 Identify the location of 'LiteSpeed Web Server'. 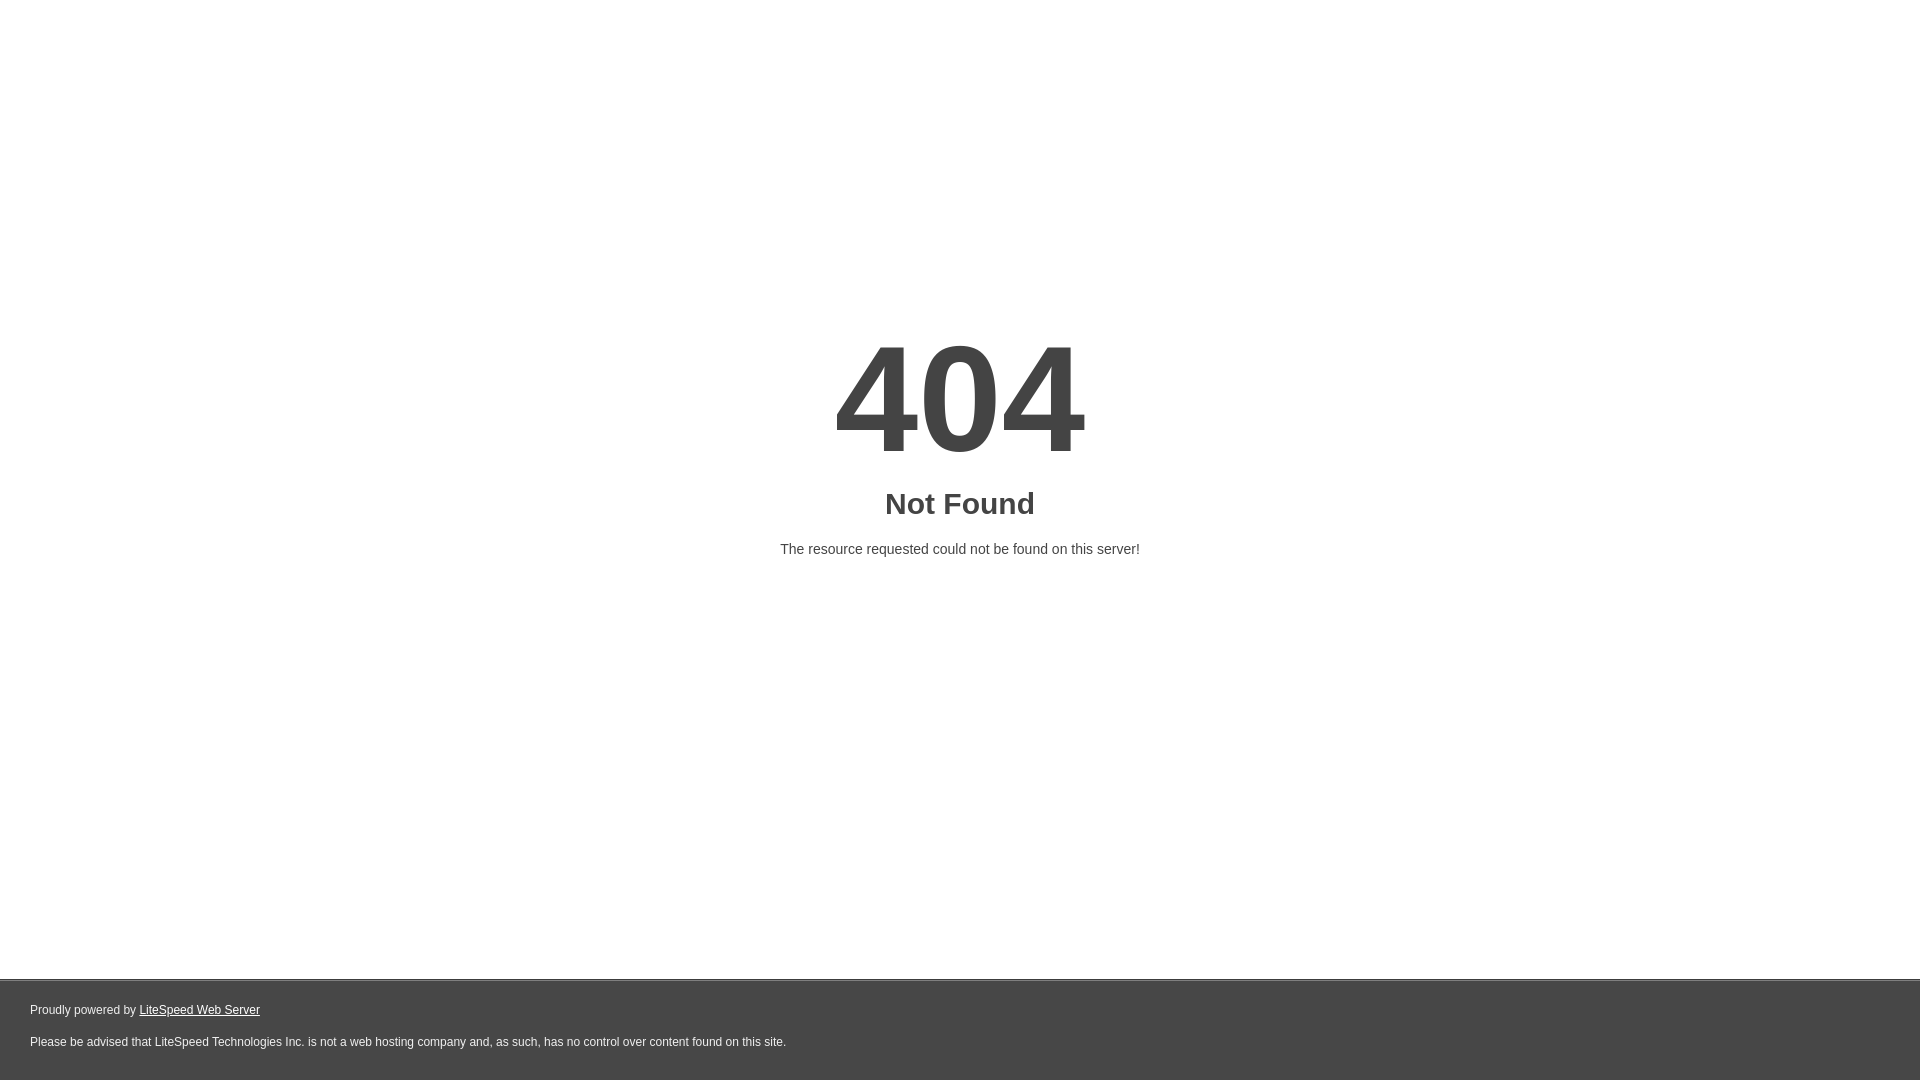
(199, 1010).